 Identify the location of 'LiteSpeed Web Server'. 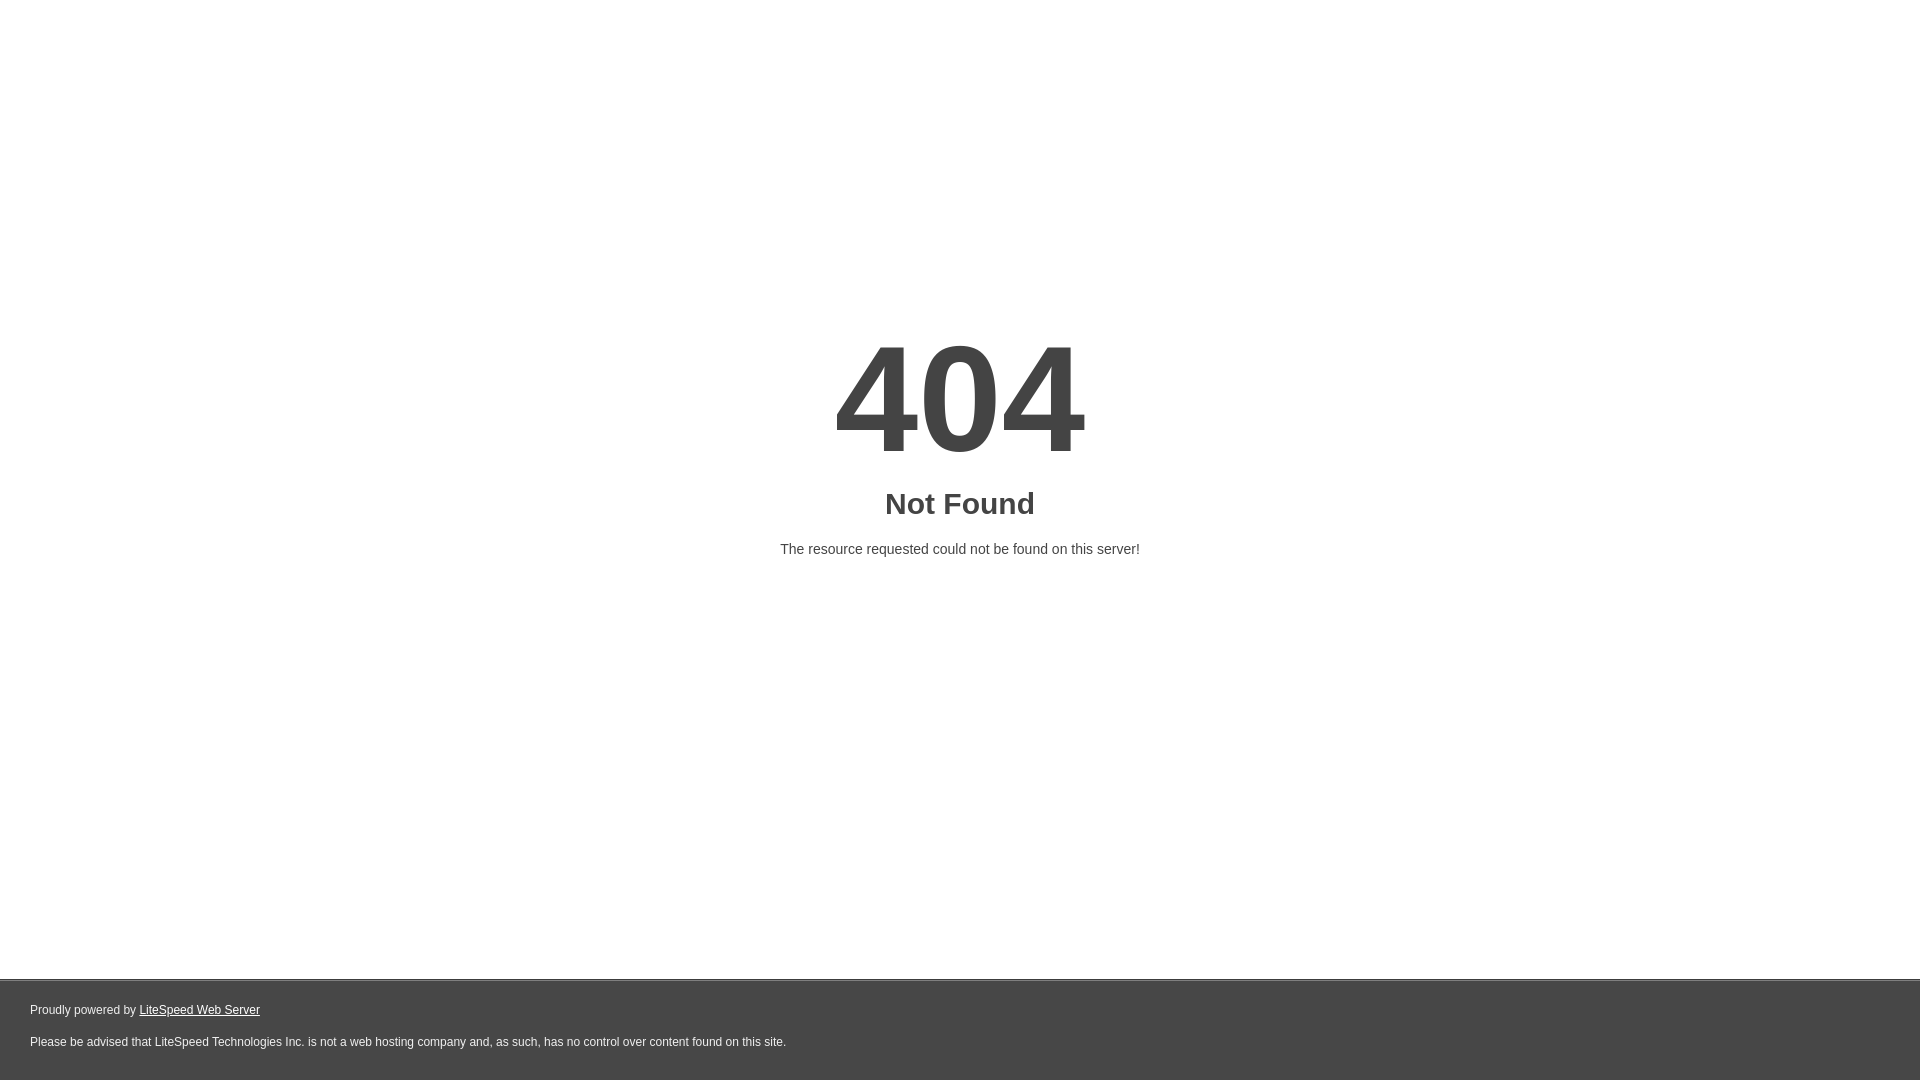
(199, 1010).